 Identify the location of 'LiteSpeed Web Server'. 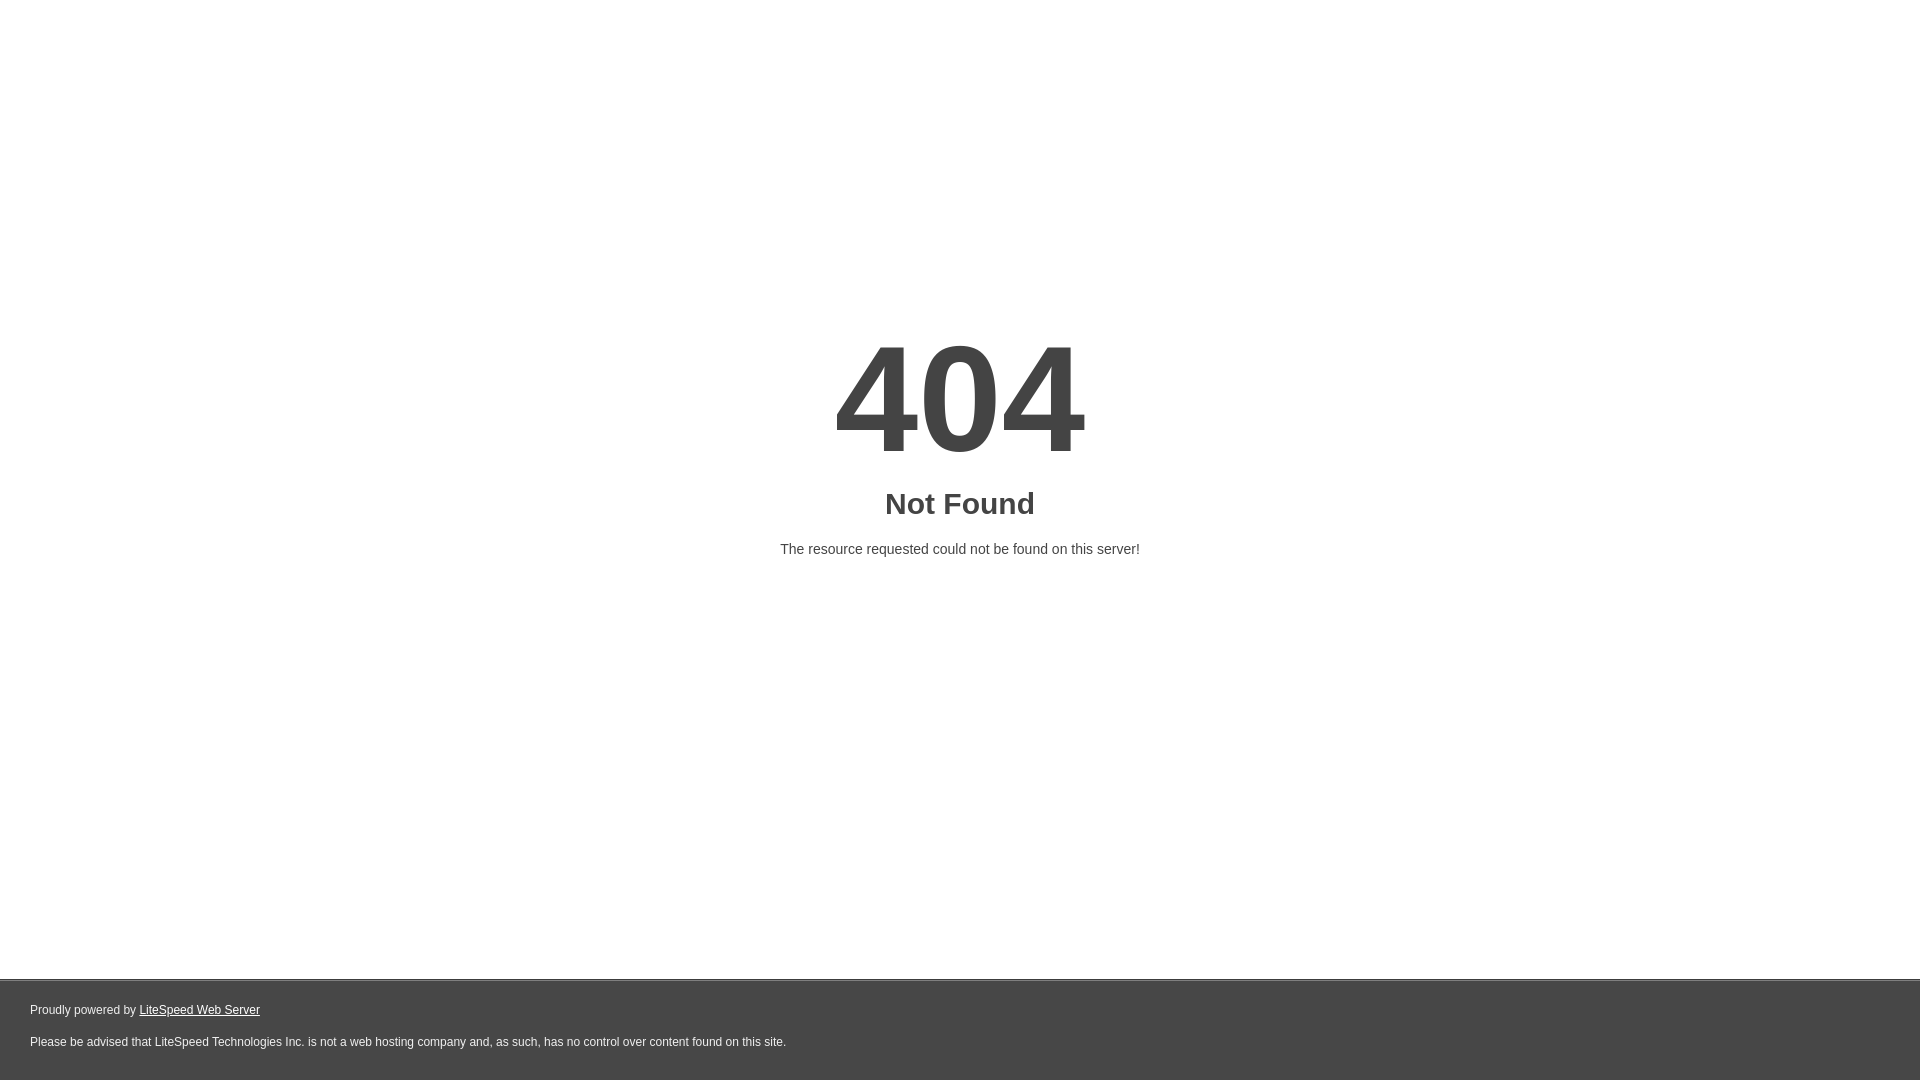
(199, 1010).